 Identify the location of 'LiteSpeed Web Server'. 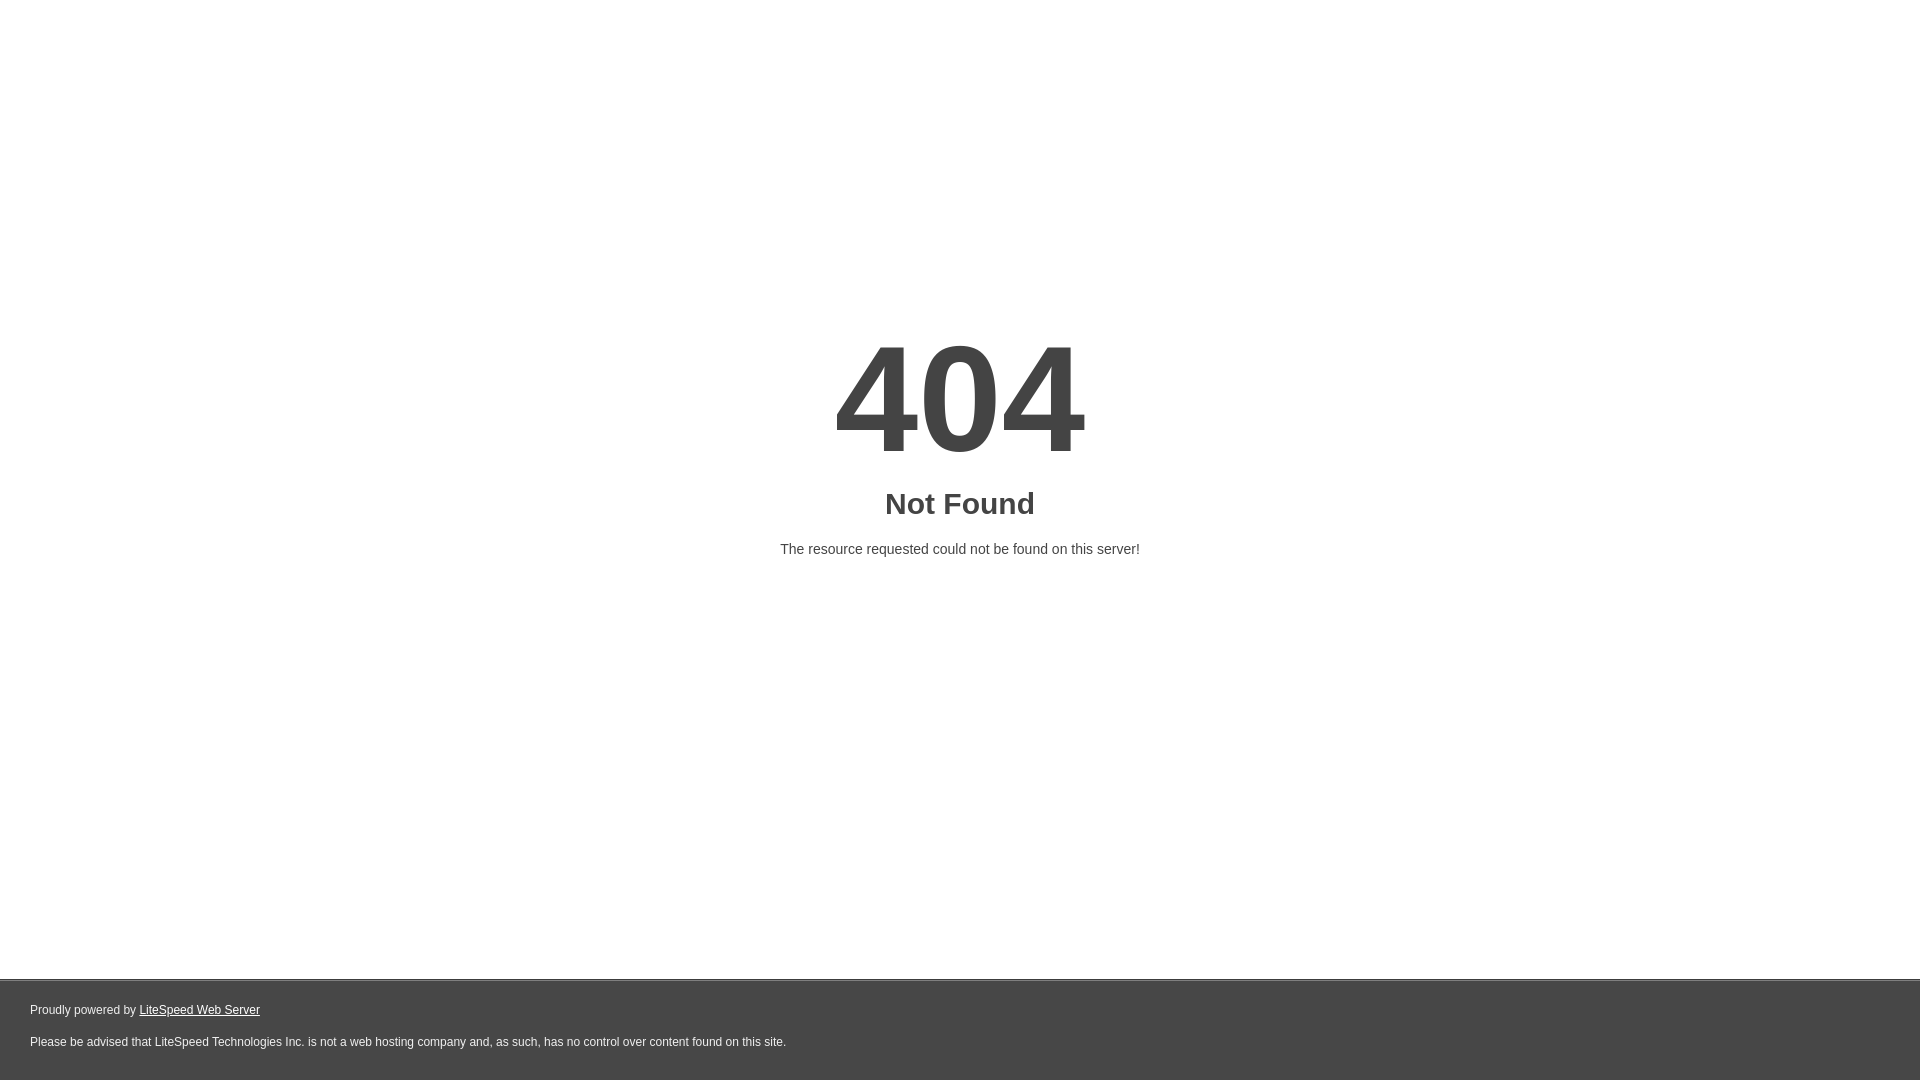
(199, 1010).